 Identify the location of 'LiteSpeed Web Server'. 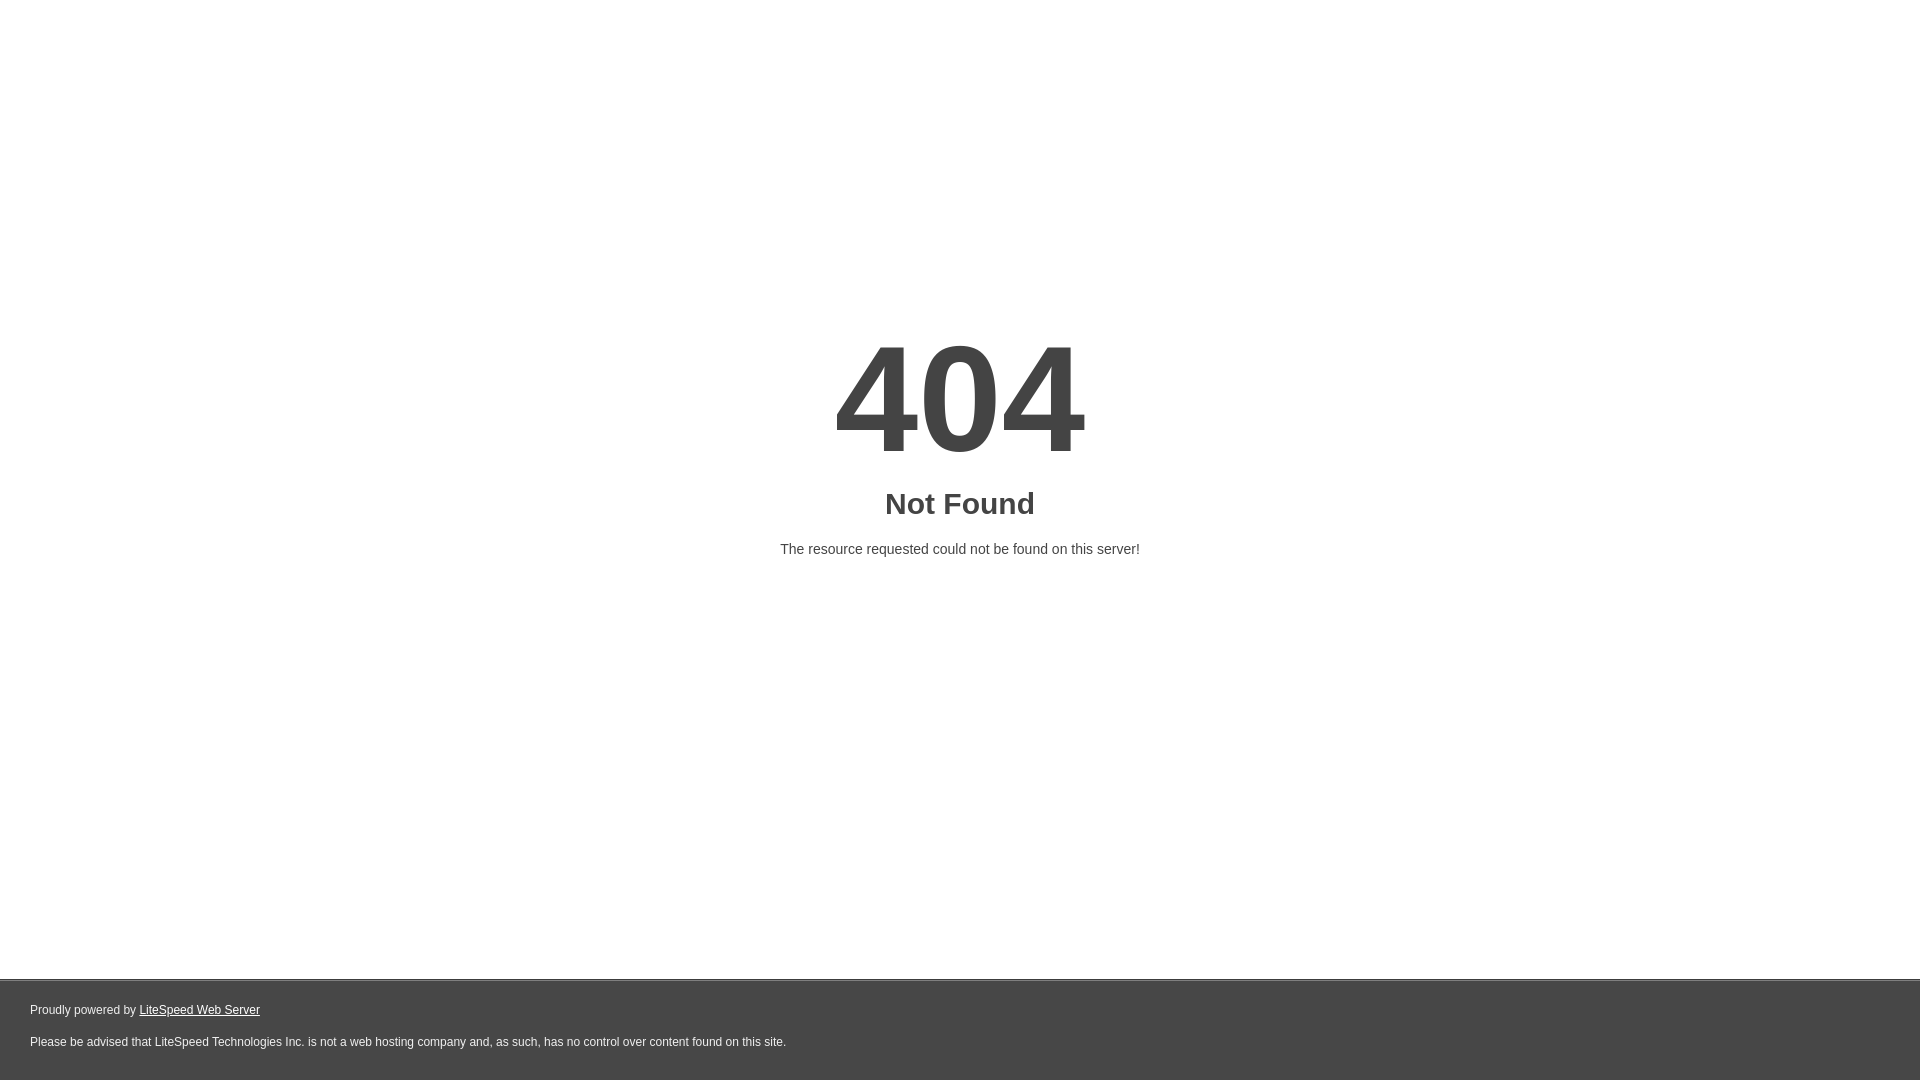
(199, 1010).